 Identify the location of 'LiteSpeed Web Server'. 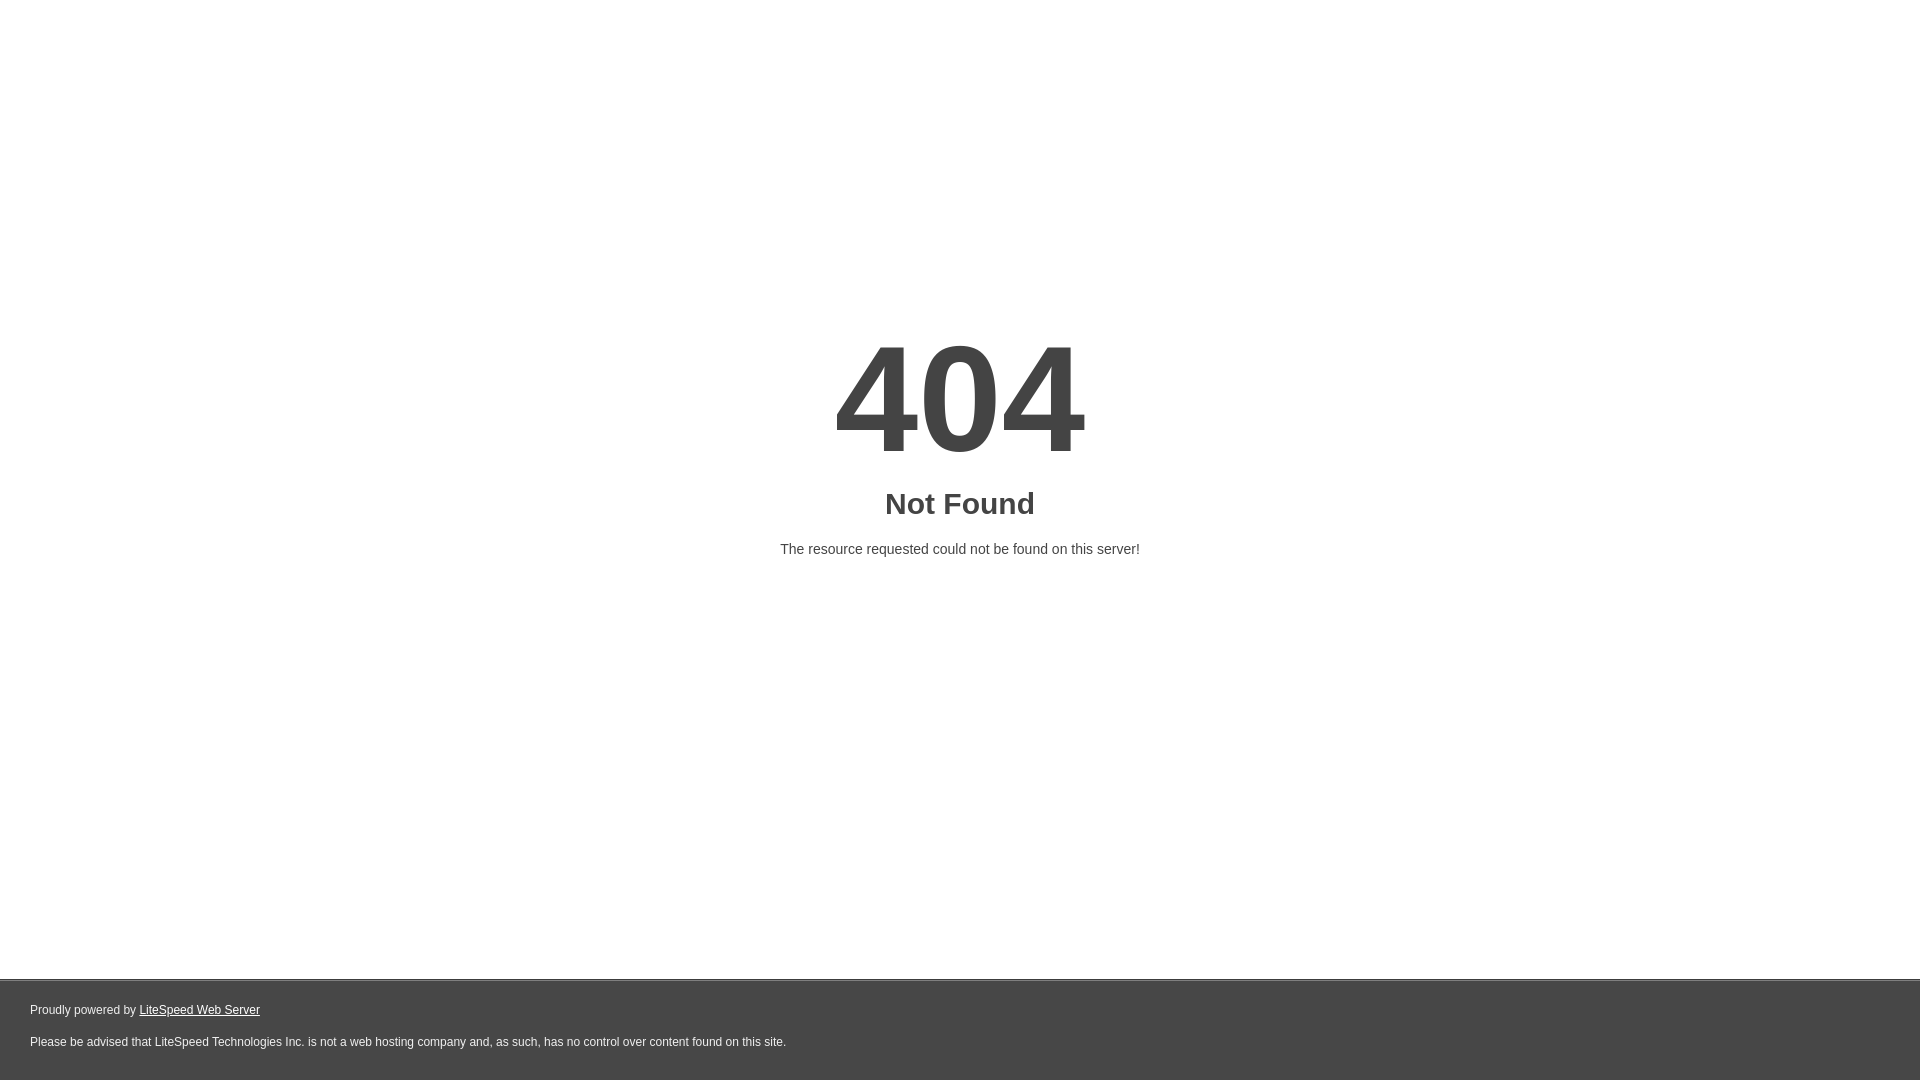
(199, 1010).